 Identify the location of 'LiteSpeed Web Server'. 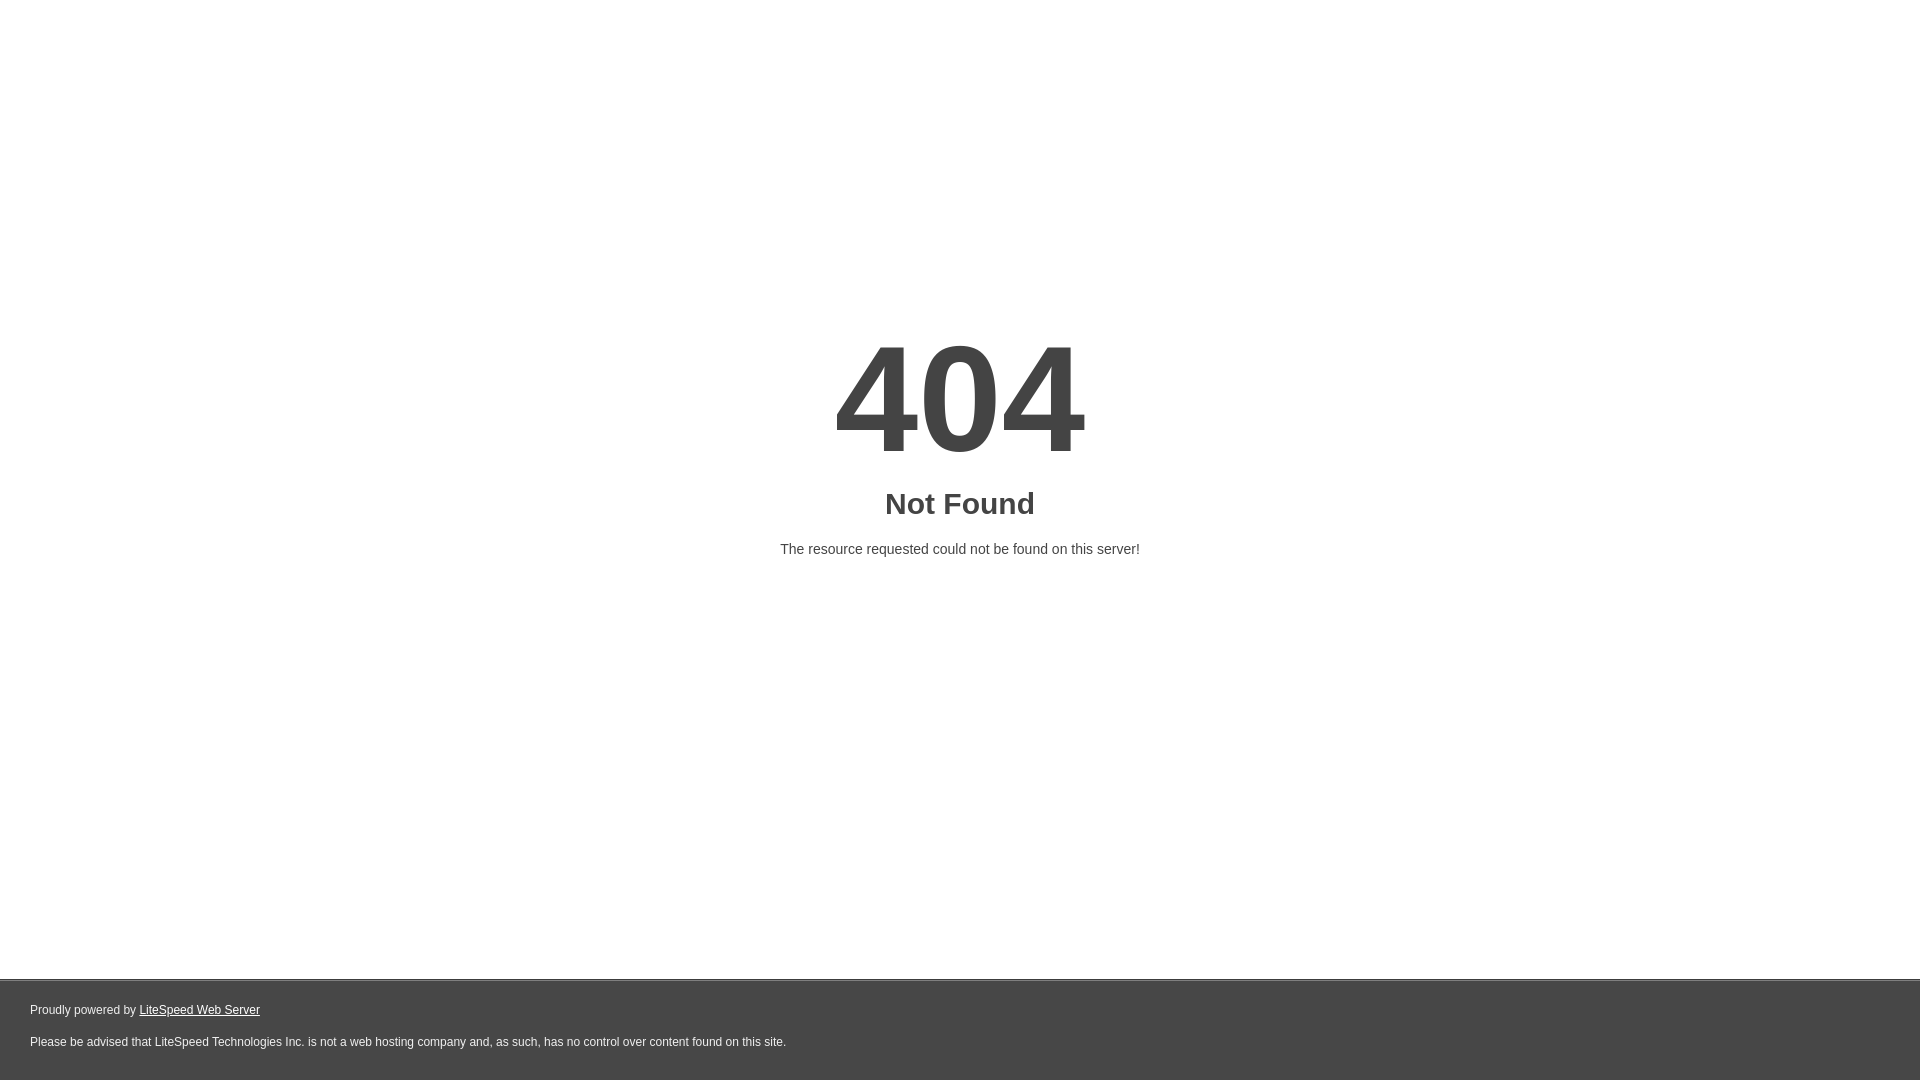
(199, 1010).